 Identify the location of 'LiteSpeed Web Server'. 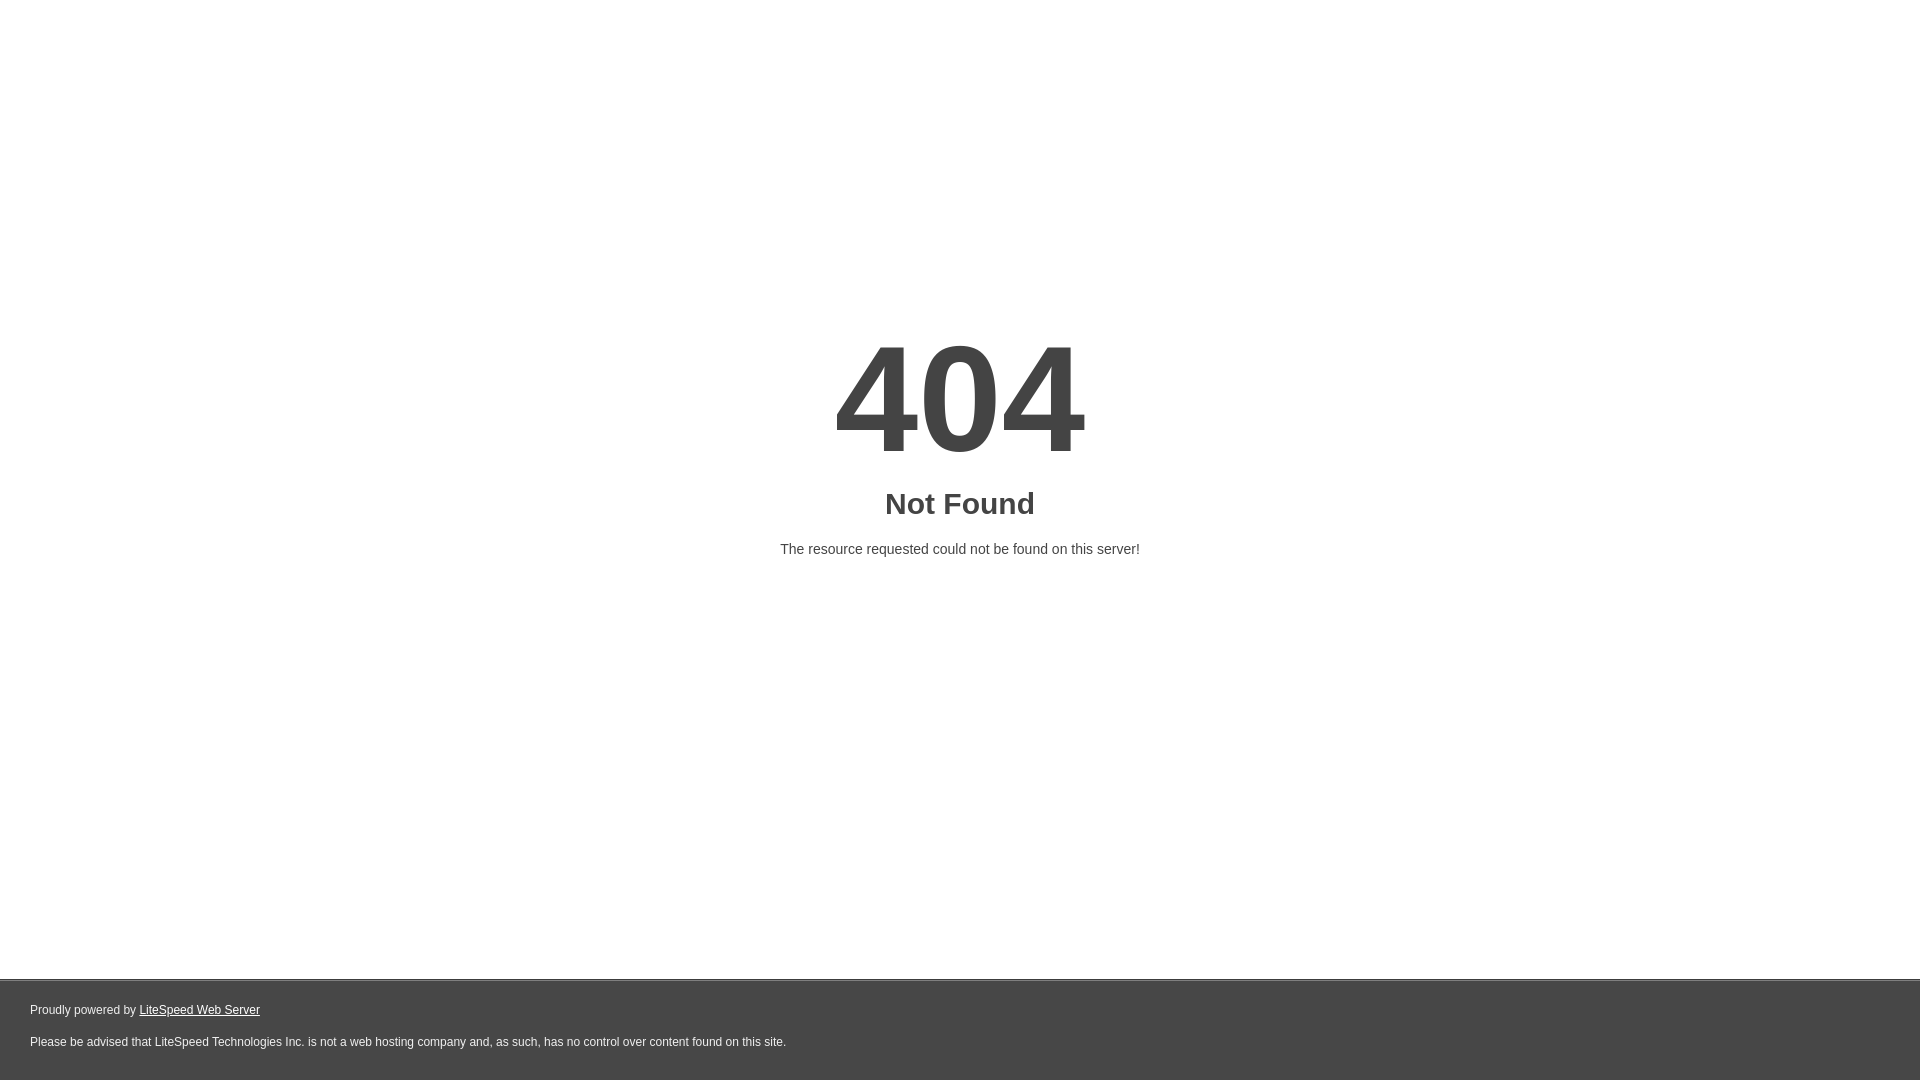
(199, 1010).